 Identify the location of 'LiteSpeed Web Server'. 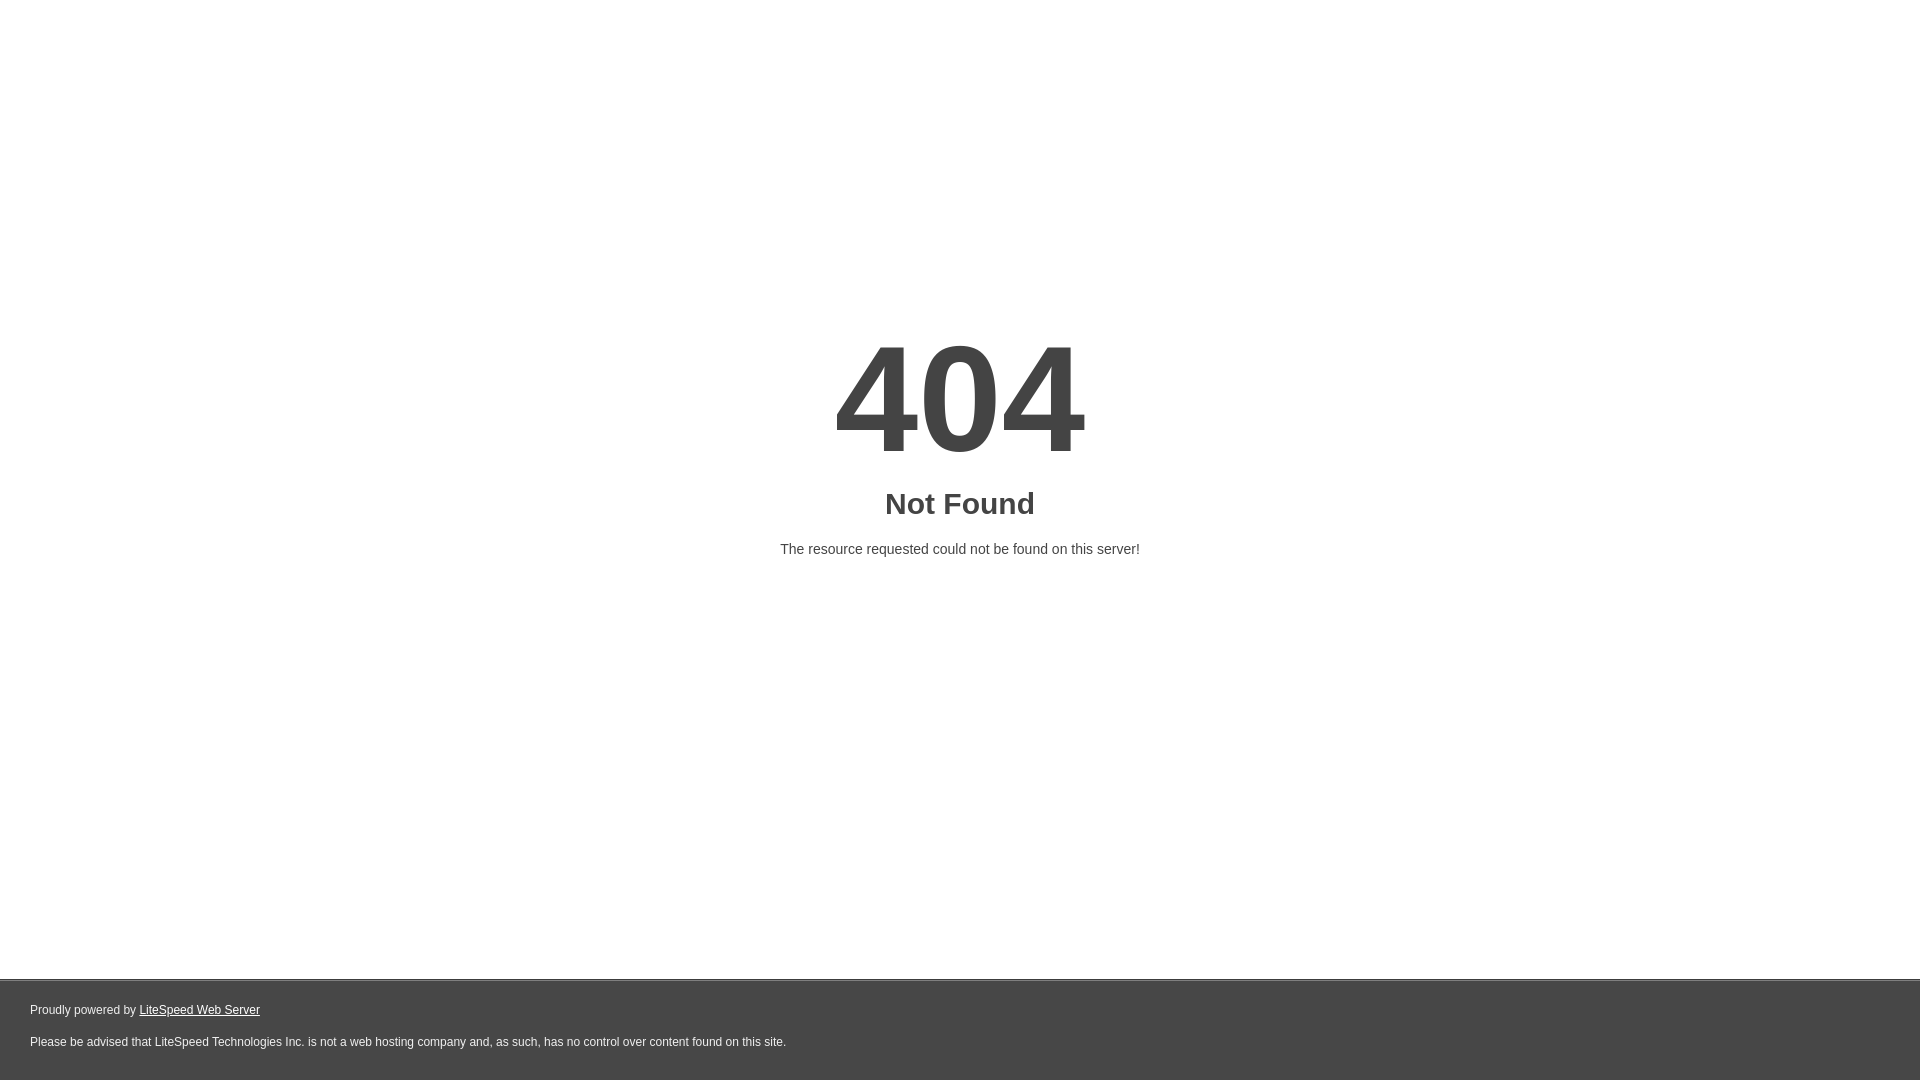
(199, 1010).